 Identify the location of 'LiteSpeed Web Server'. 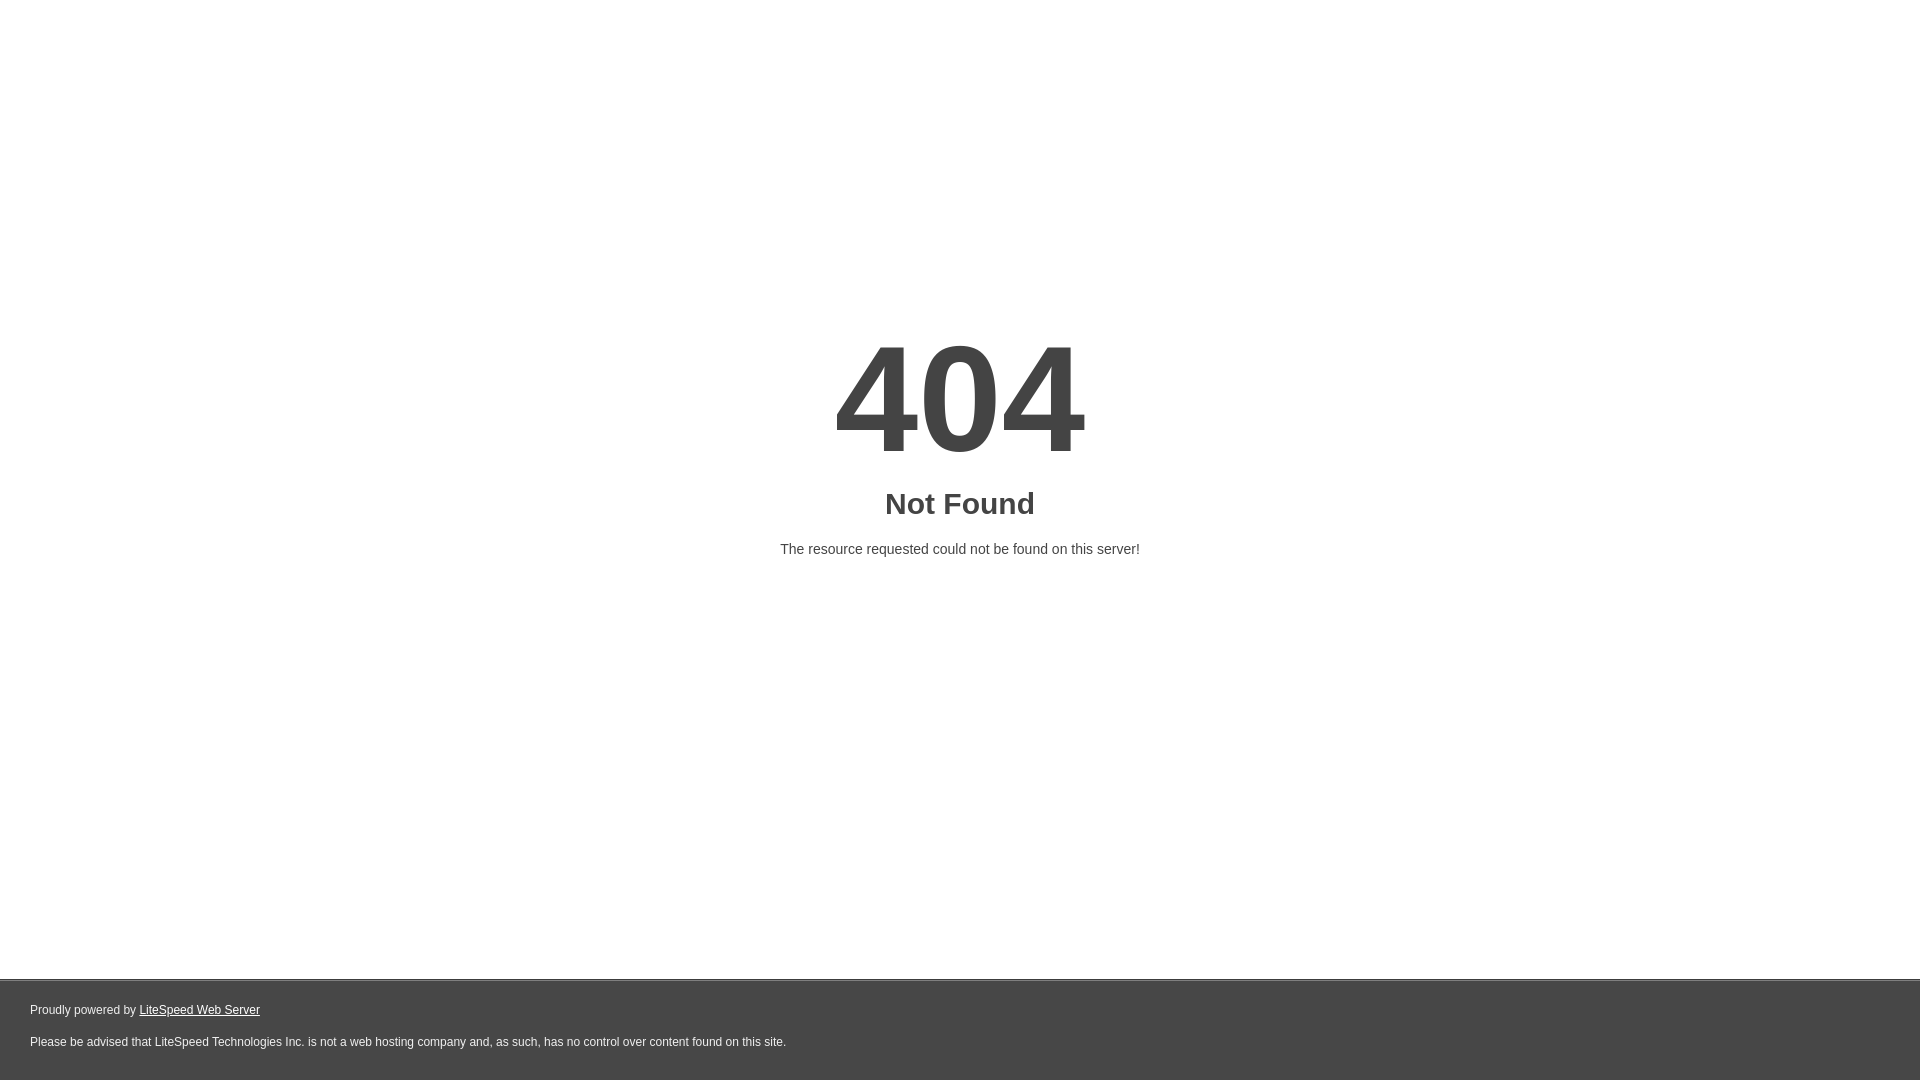
(199, 1010).